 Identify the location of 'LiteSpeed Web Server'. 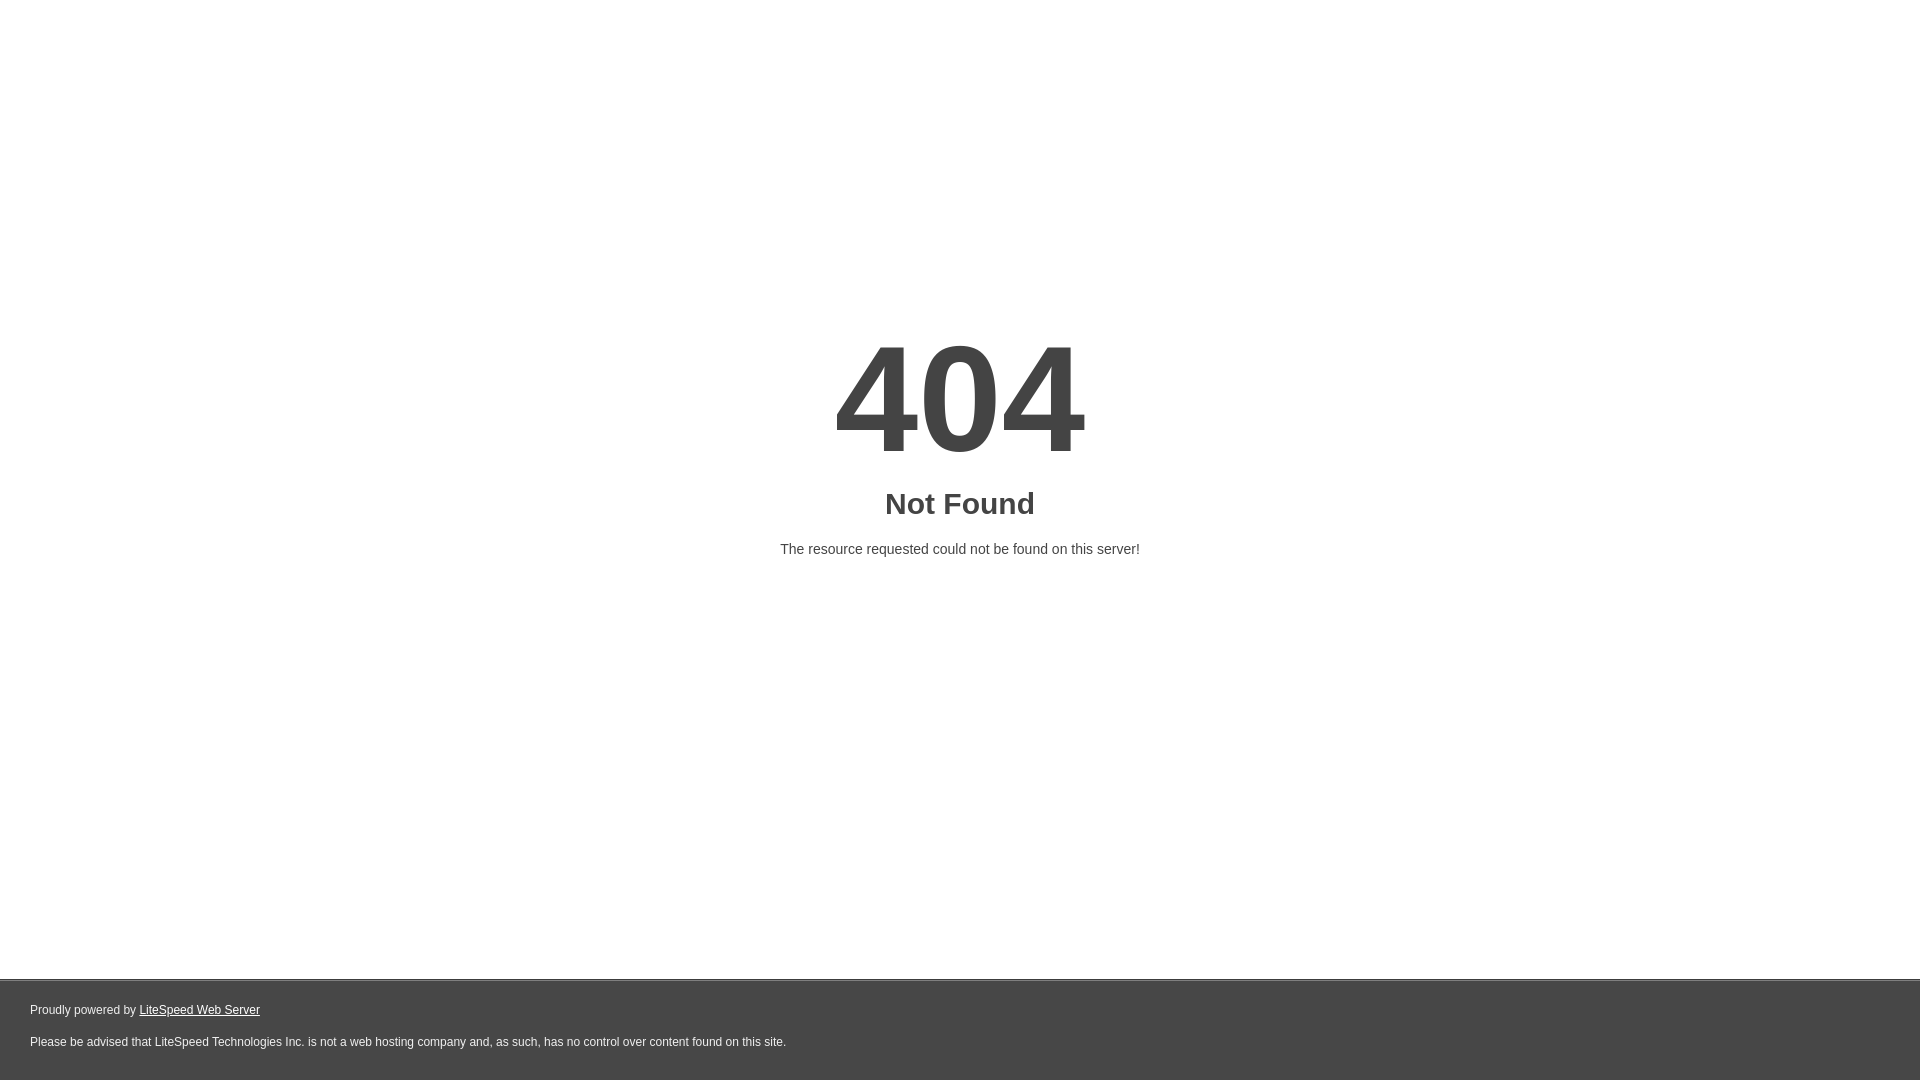
(199, 1010).